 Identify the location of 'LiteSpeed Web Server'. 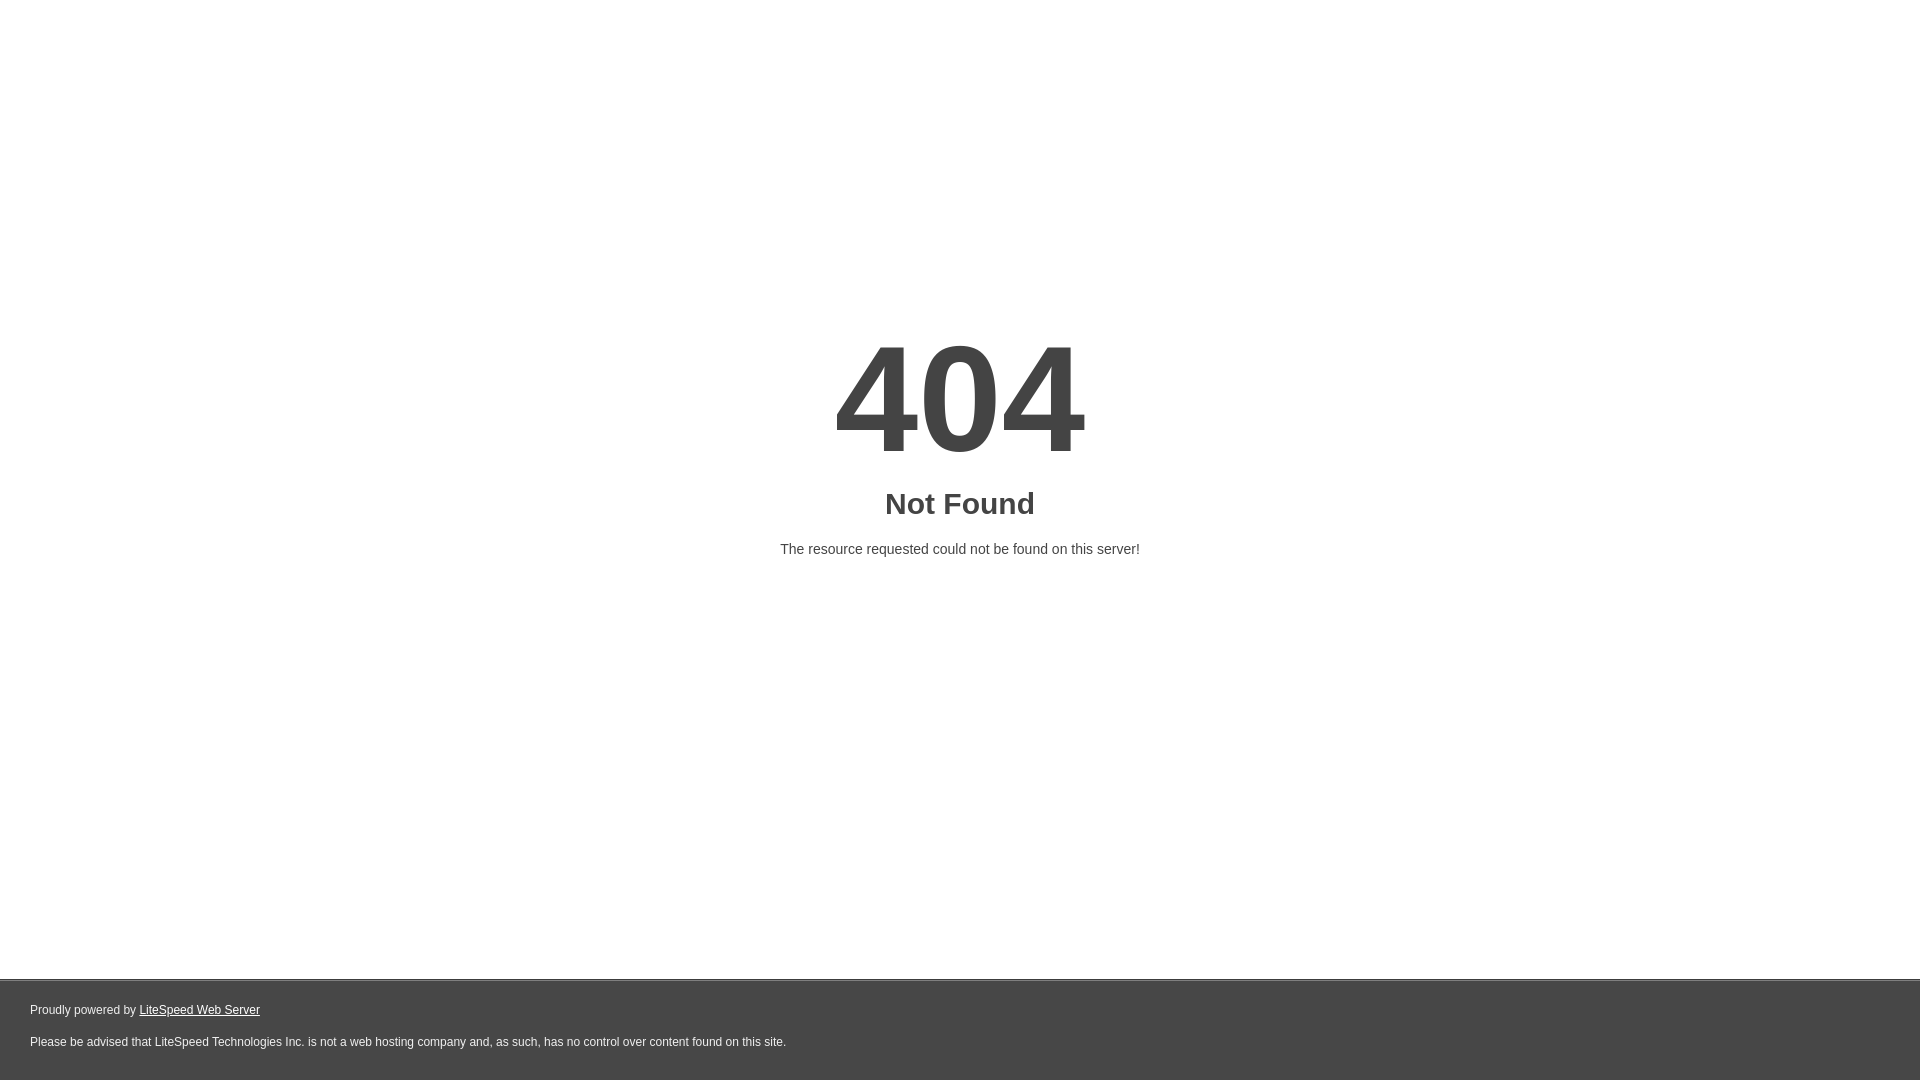
(199, 1010).